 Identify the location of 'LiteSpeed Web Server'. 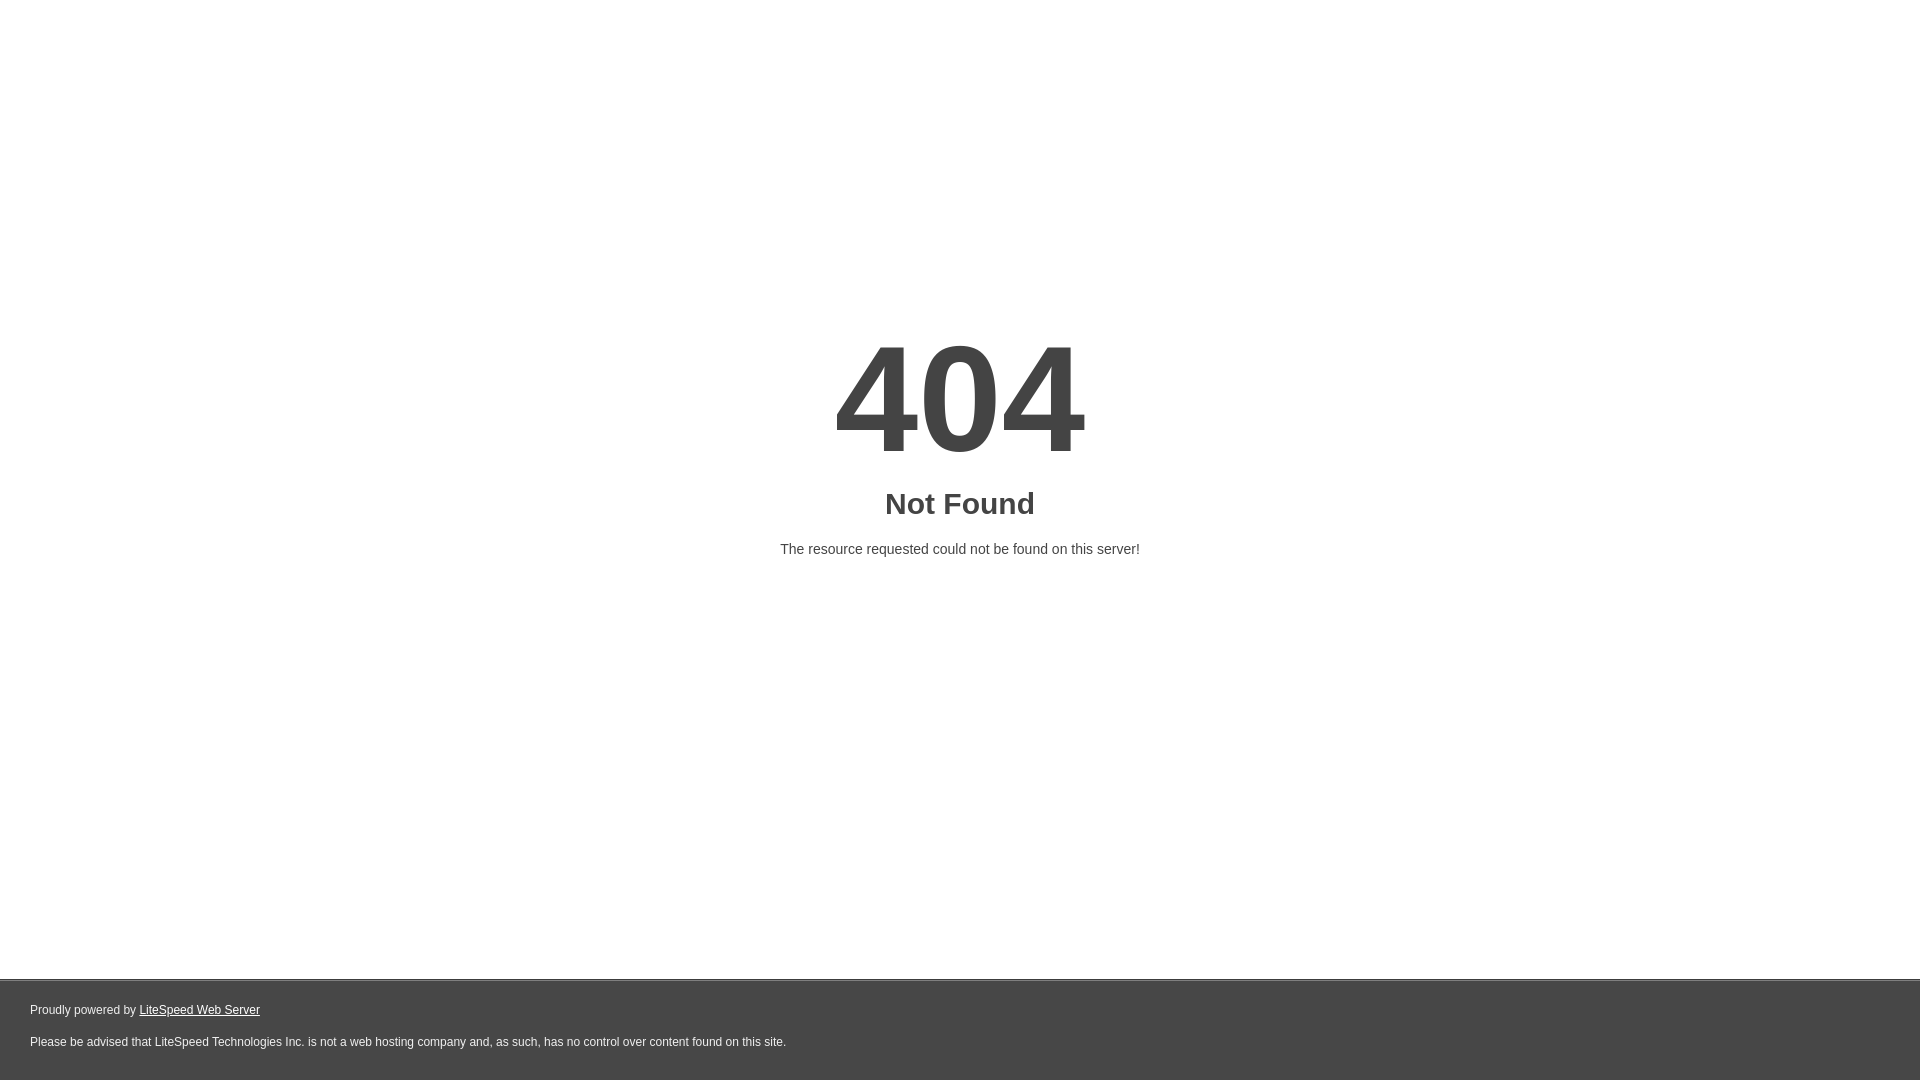
(199, 1010).